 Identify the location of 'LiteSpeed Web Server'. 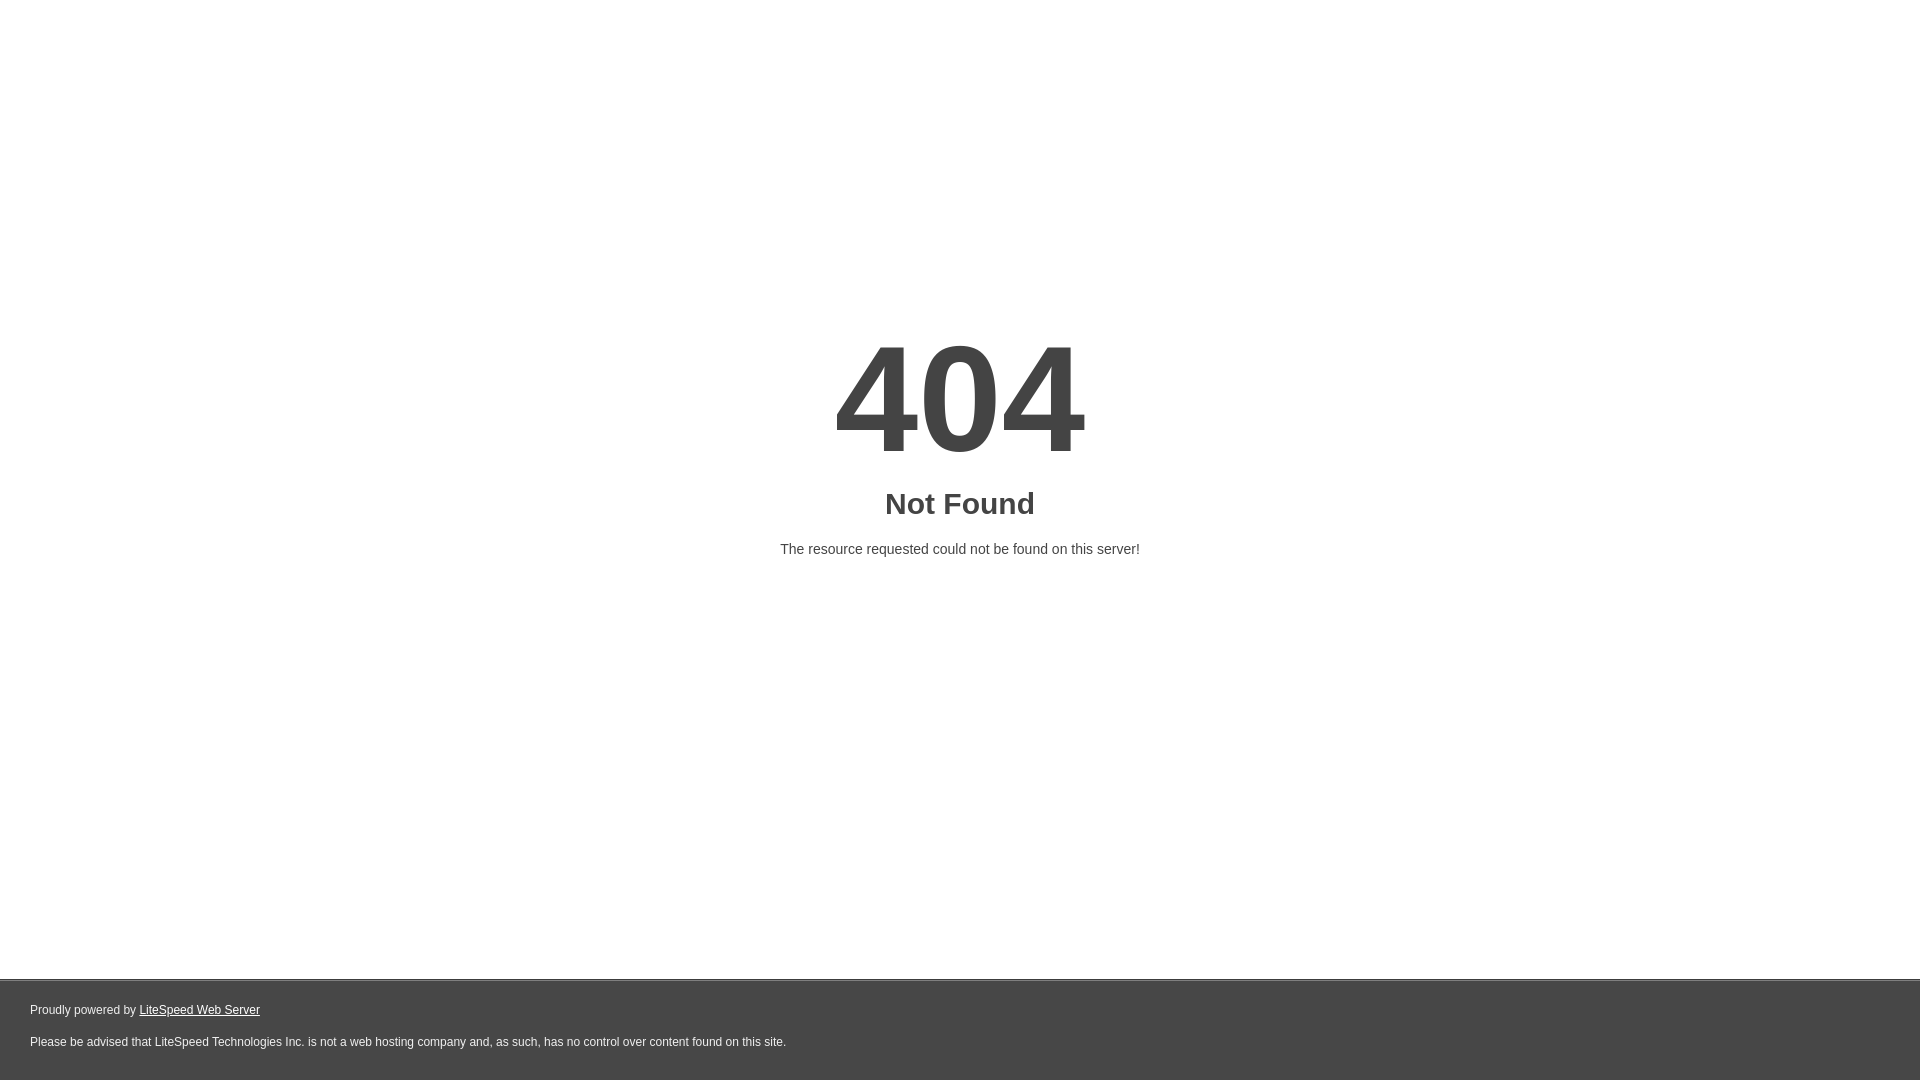
(199, 1010).